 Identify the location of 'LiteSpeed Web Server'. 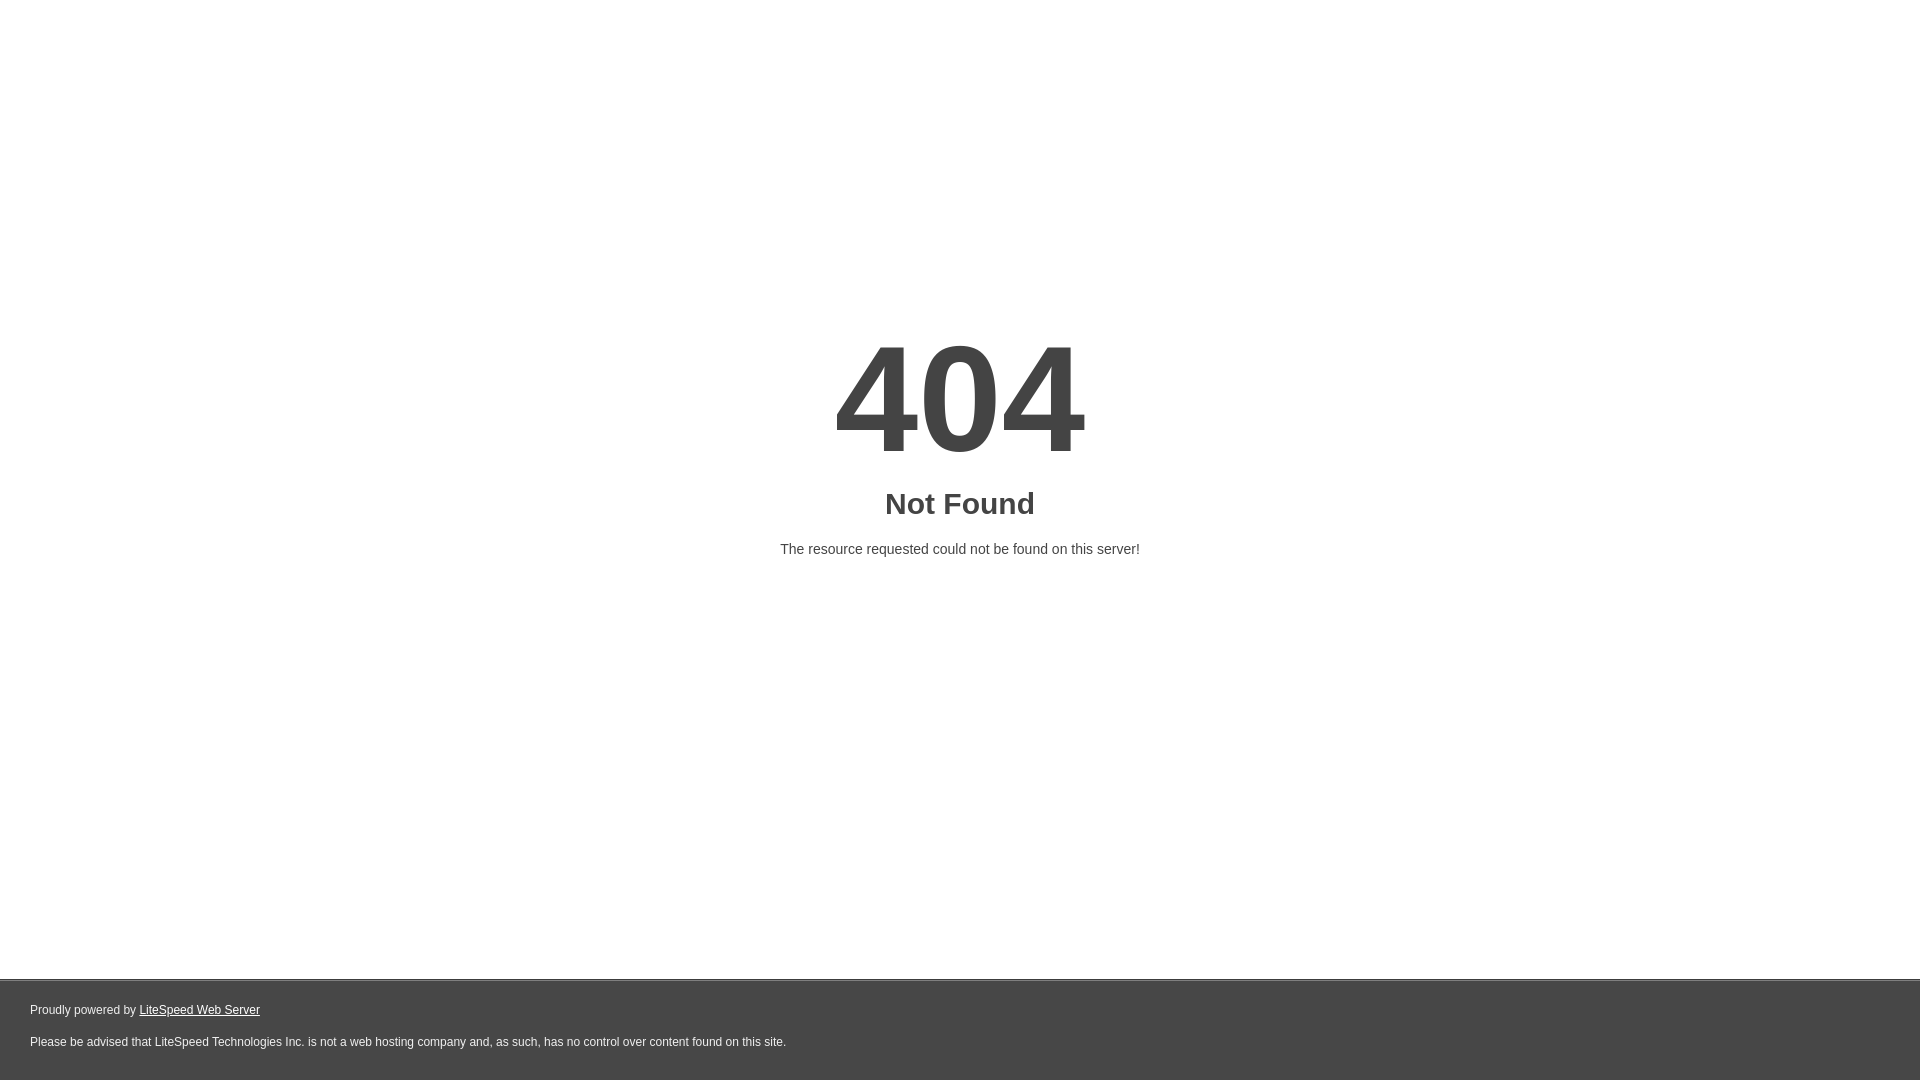
(199, 1010).